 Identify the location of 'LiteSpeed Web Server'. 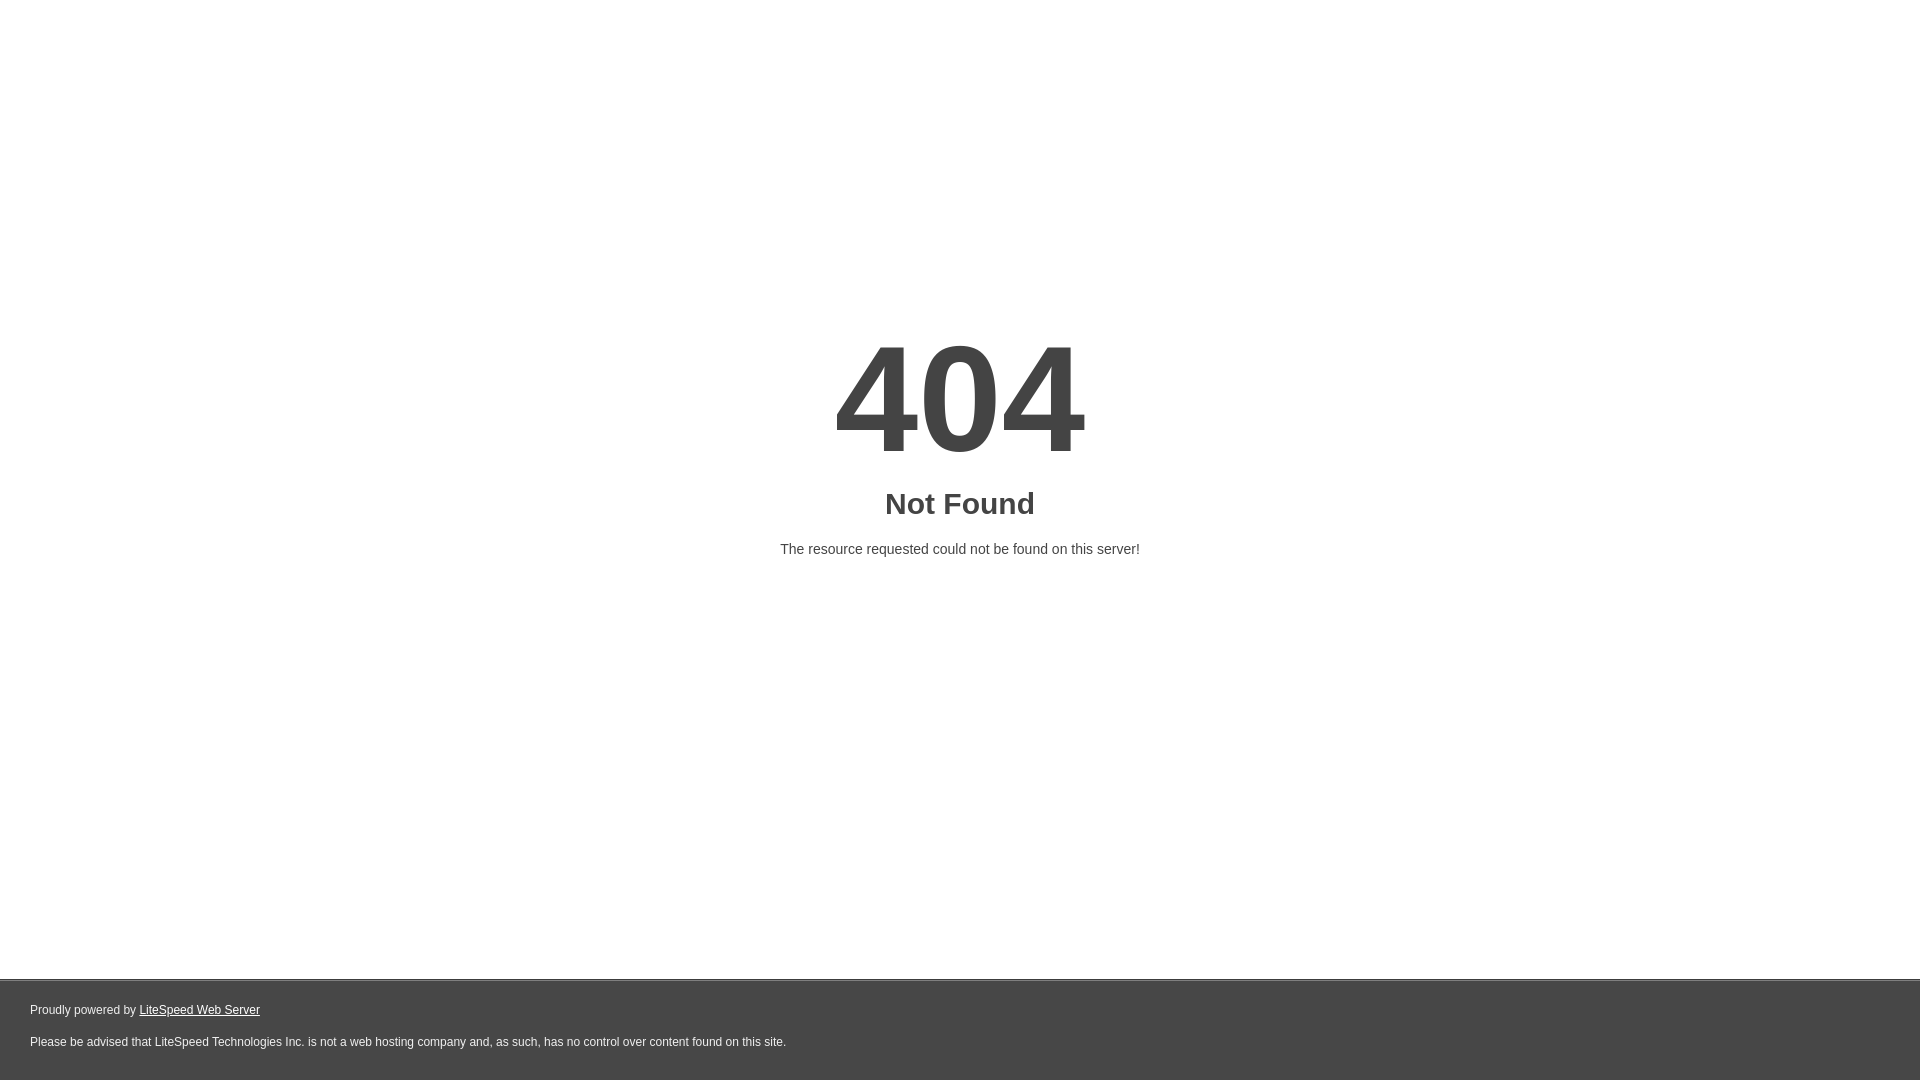
(199, 1010).